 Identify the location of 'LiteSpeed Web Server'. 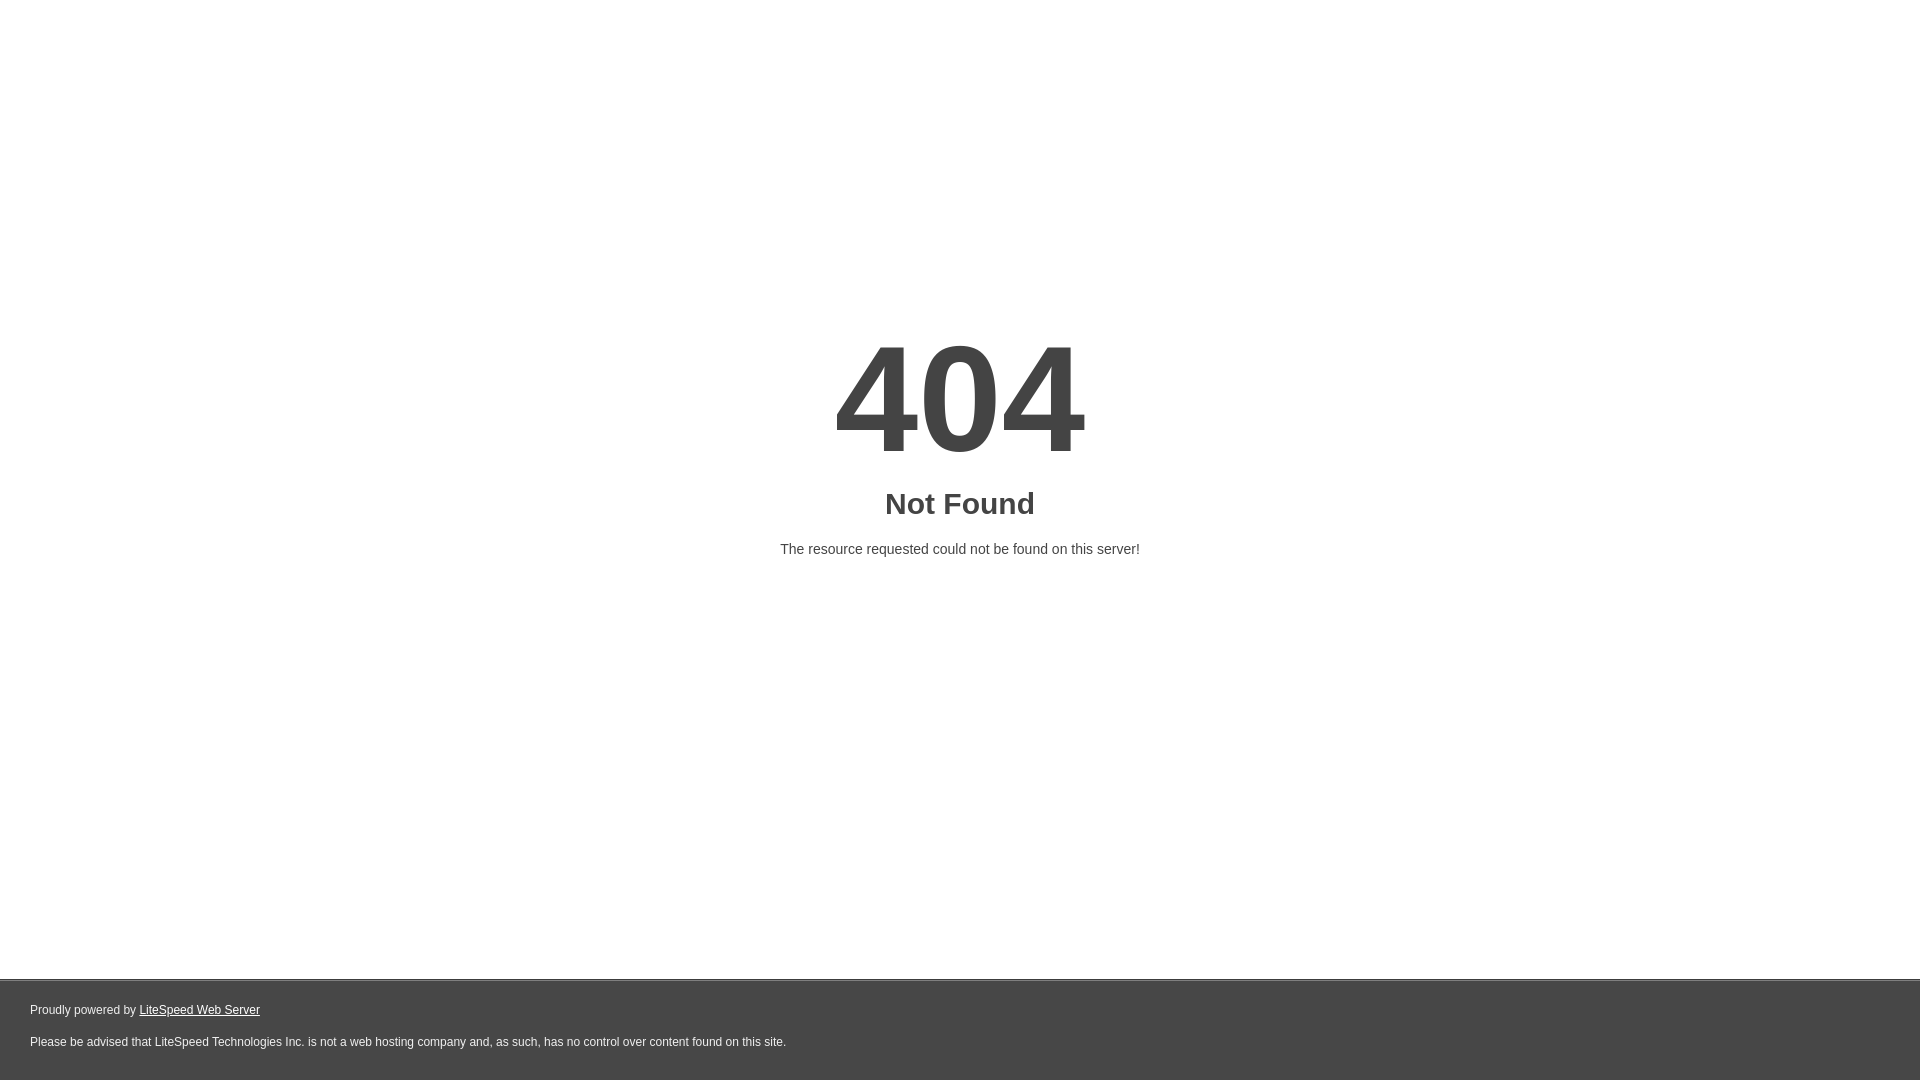
(199, 1010).